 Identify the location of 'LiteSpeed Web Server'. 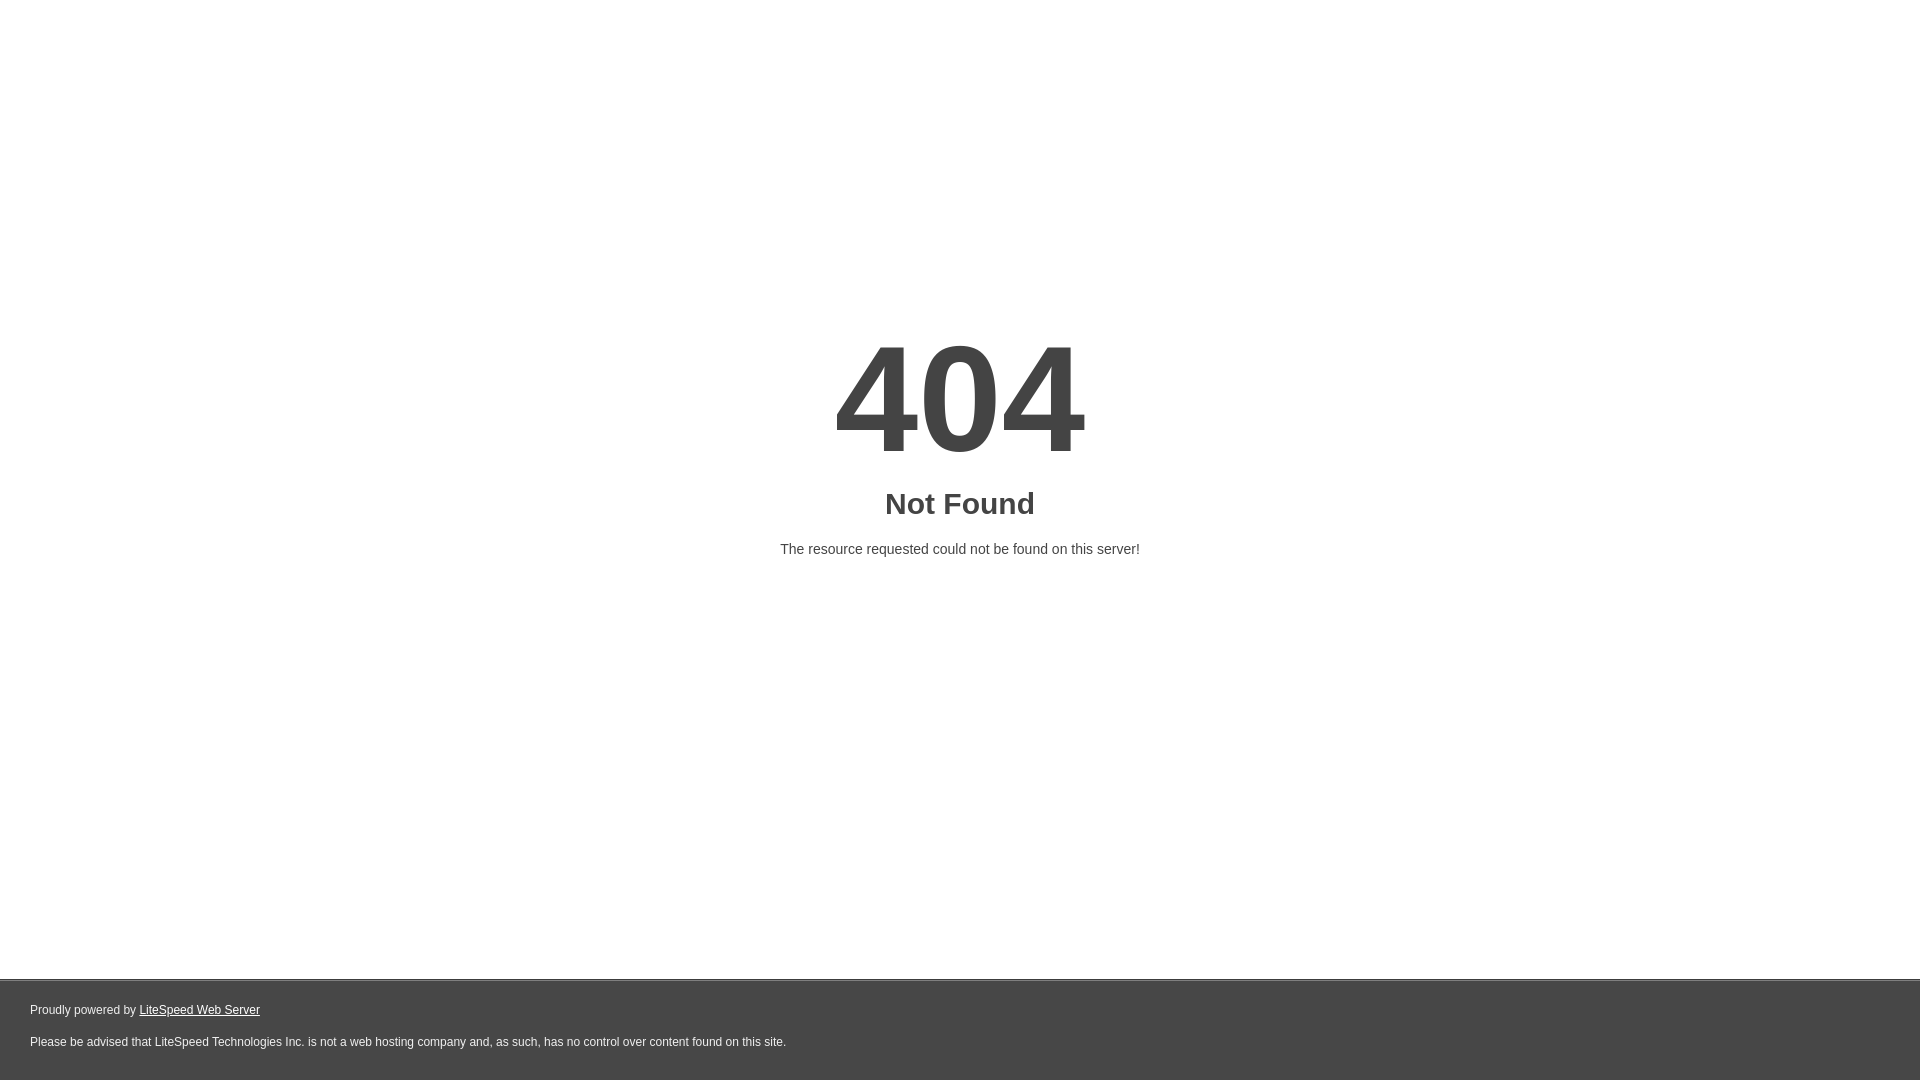
(199, 1010).